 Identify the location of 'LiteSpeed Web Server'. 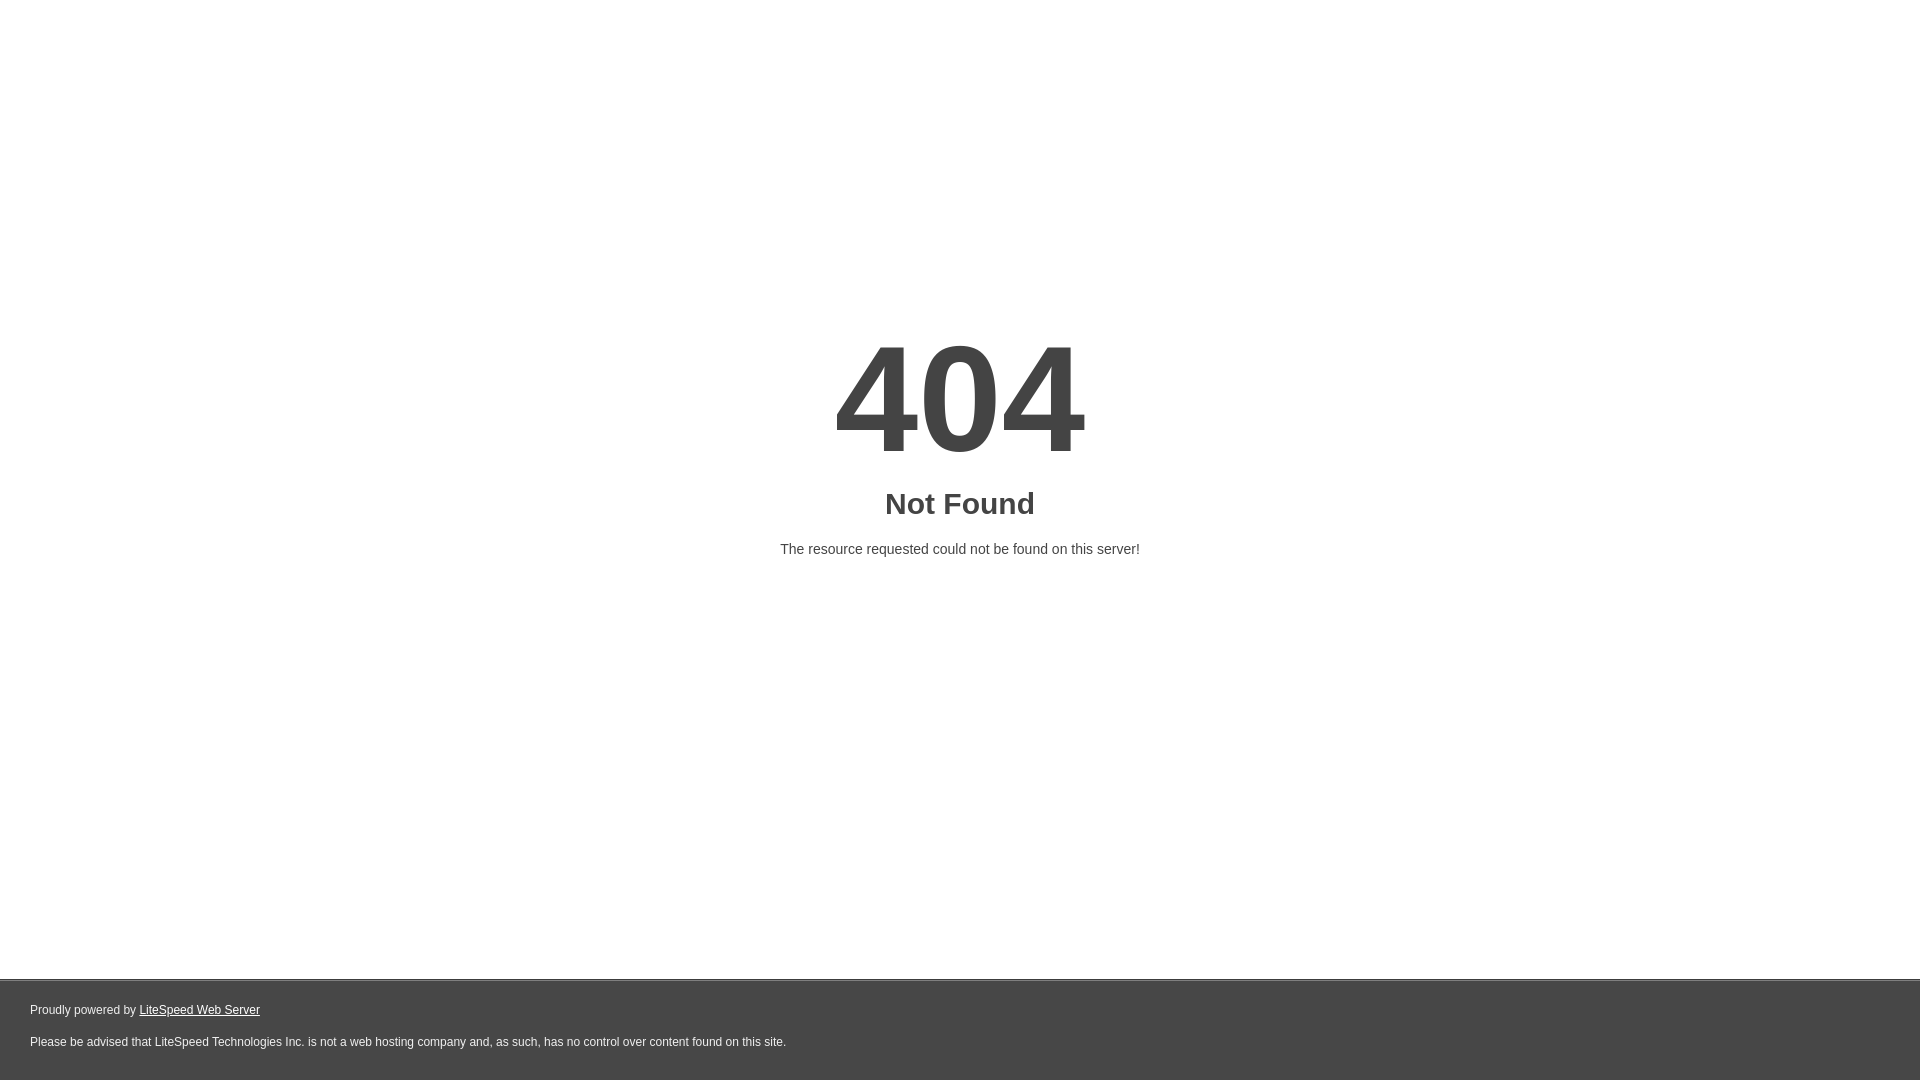
(199, 1010).